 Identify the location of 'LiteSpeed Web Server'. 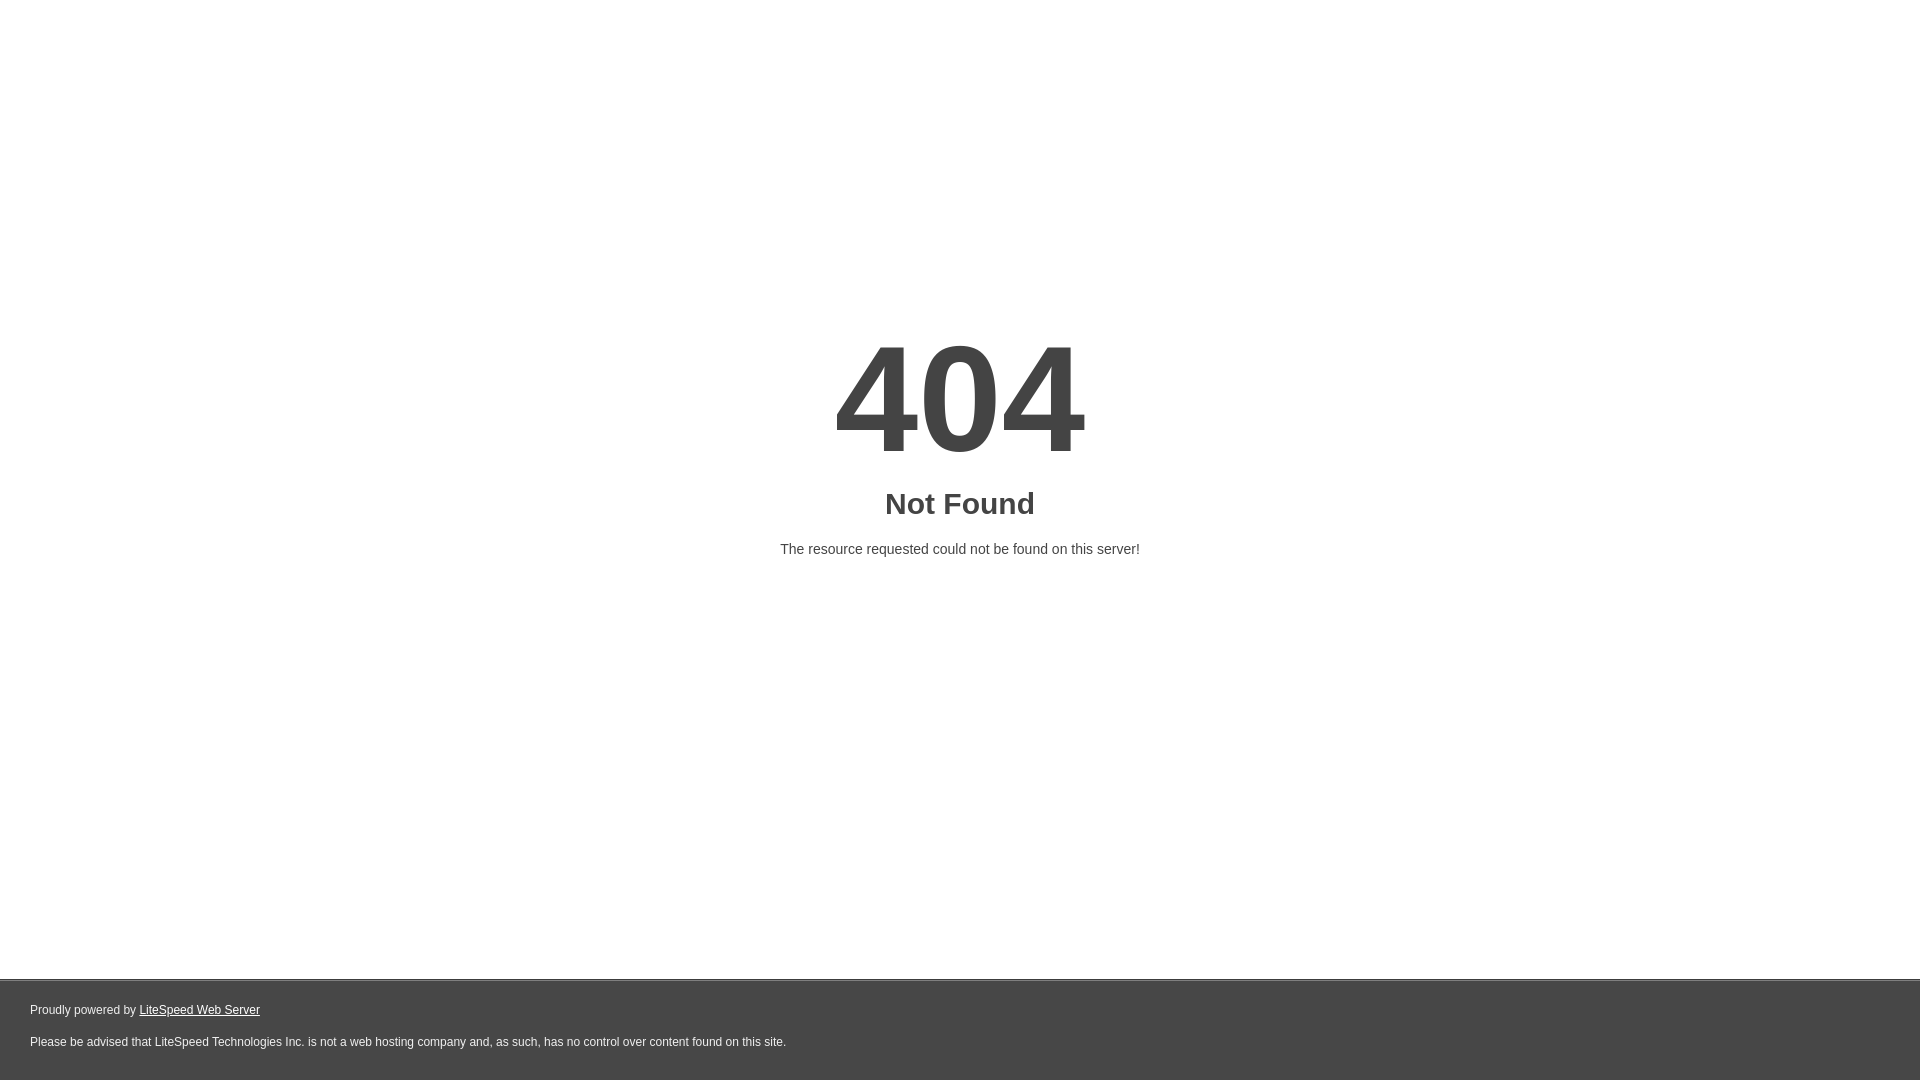
(199, 1010).